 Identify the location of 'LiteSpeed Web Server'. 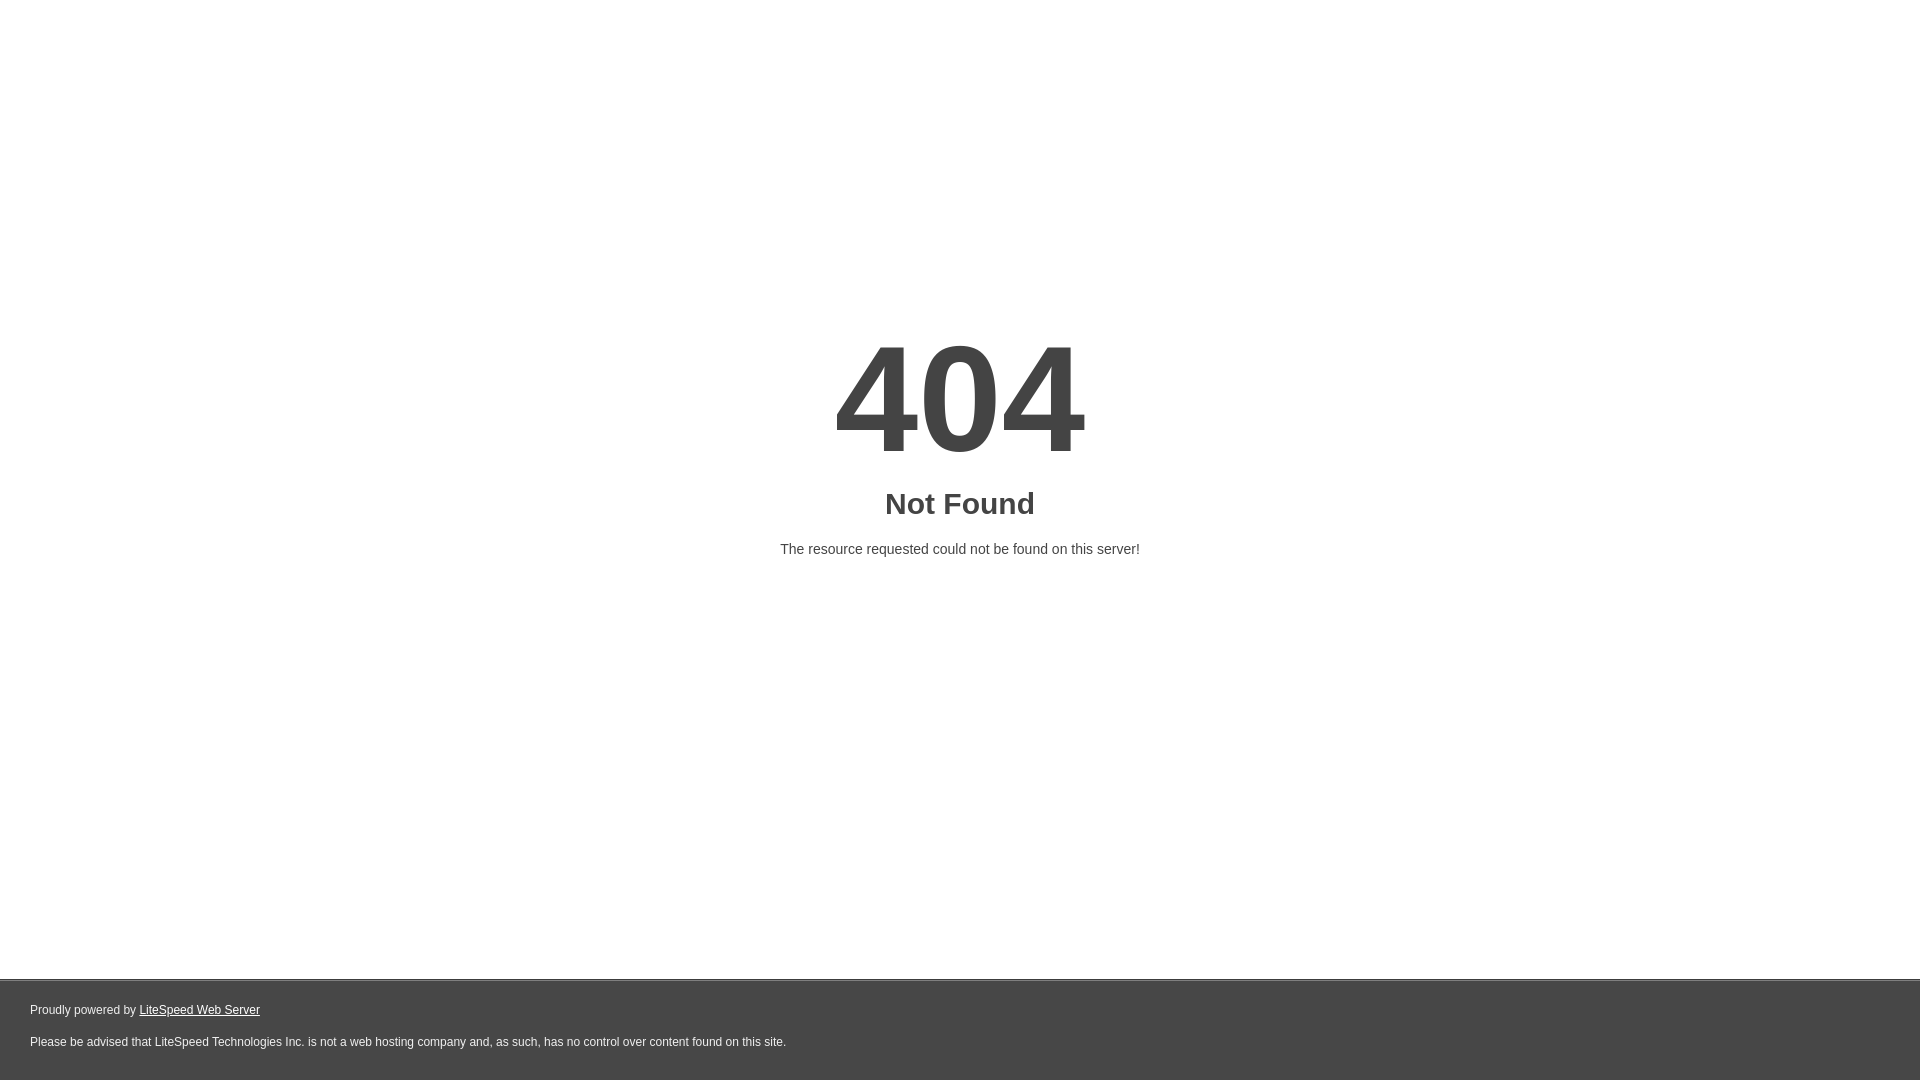
(199, 1010).